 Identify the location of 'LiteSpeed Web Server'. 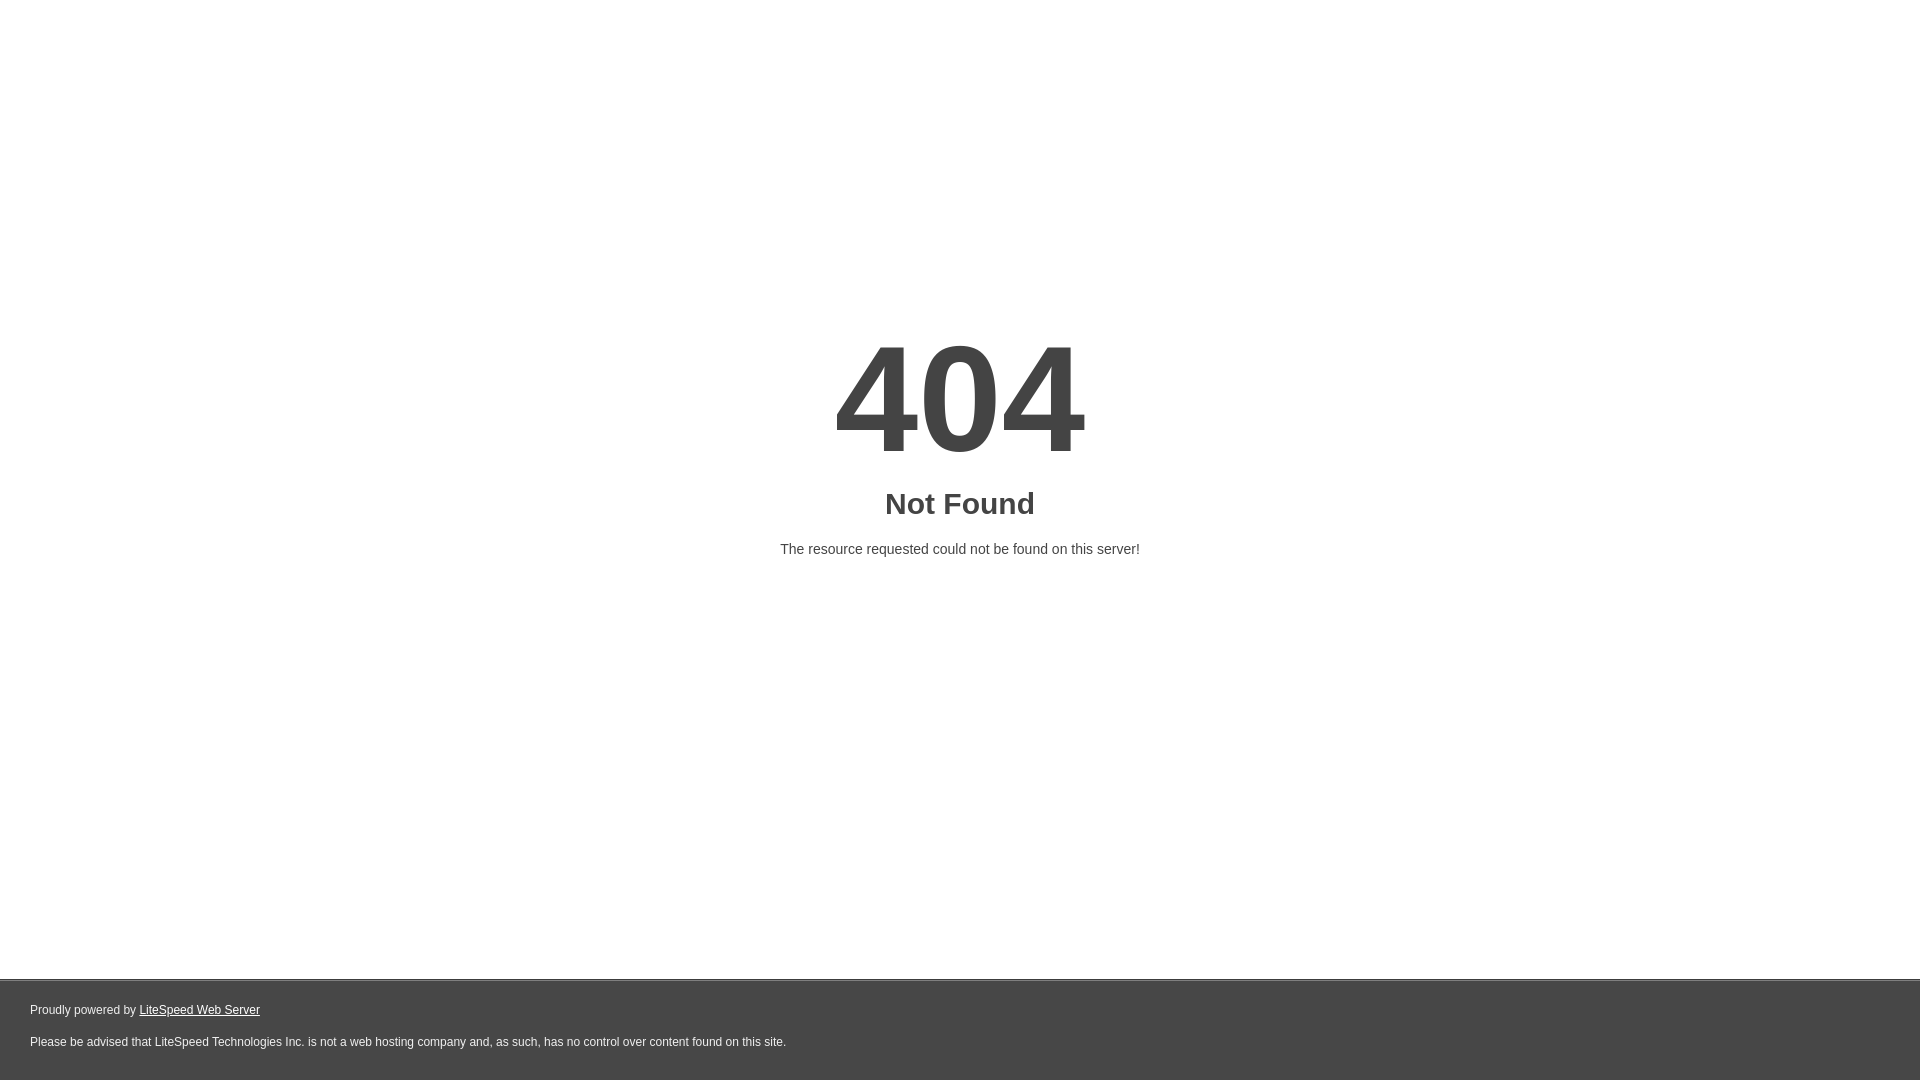
(199, 1010).